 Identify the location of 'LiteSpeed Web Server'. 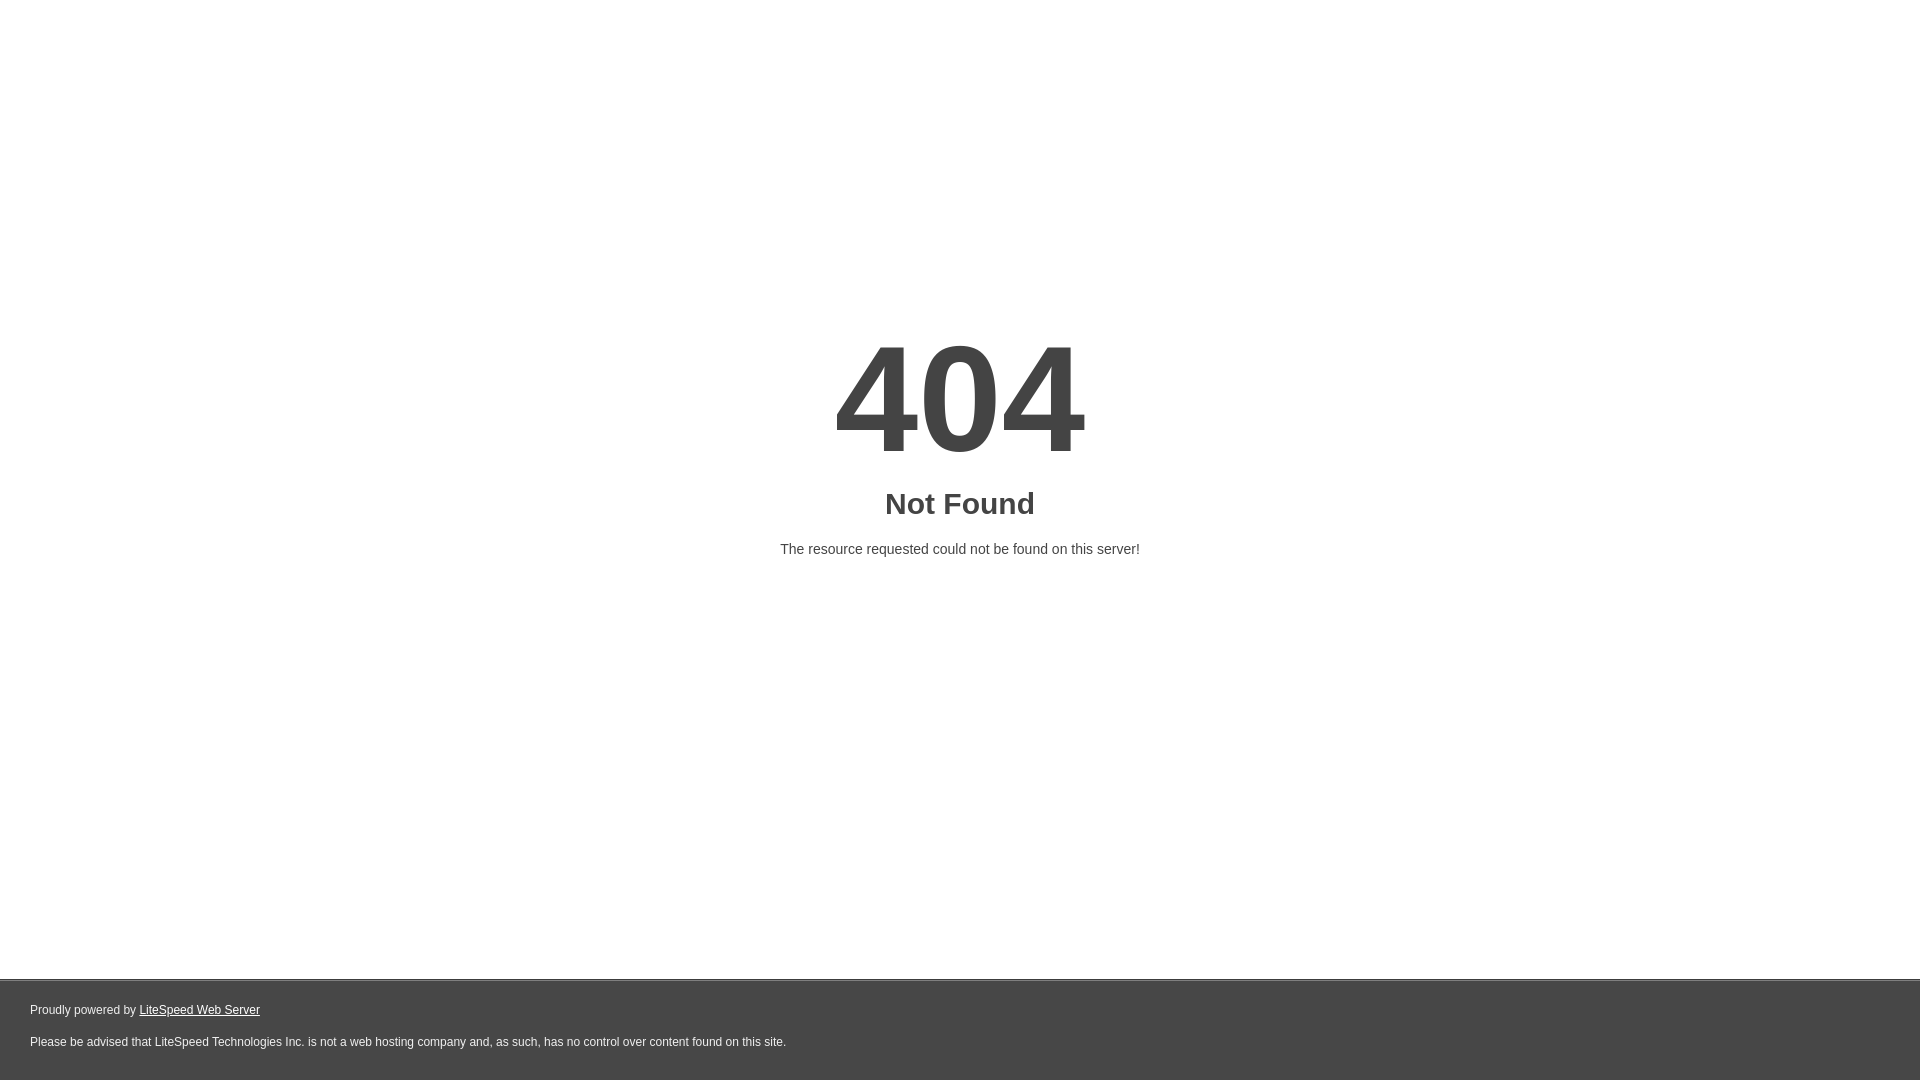
(199, 1010).